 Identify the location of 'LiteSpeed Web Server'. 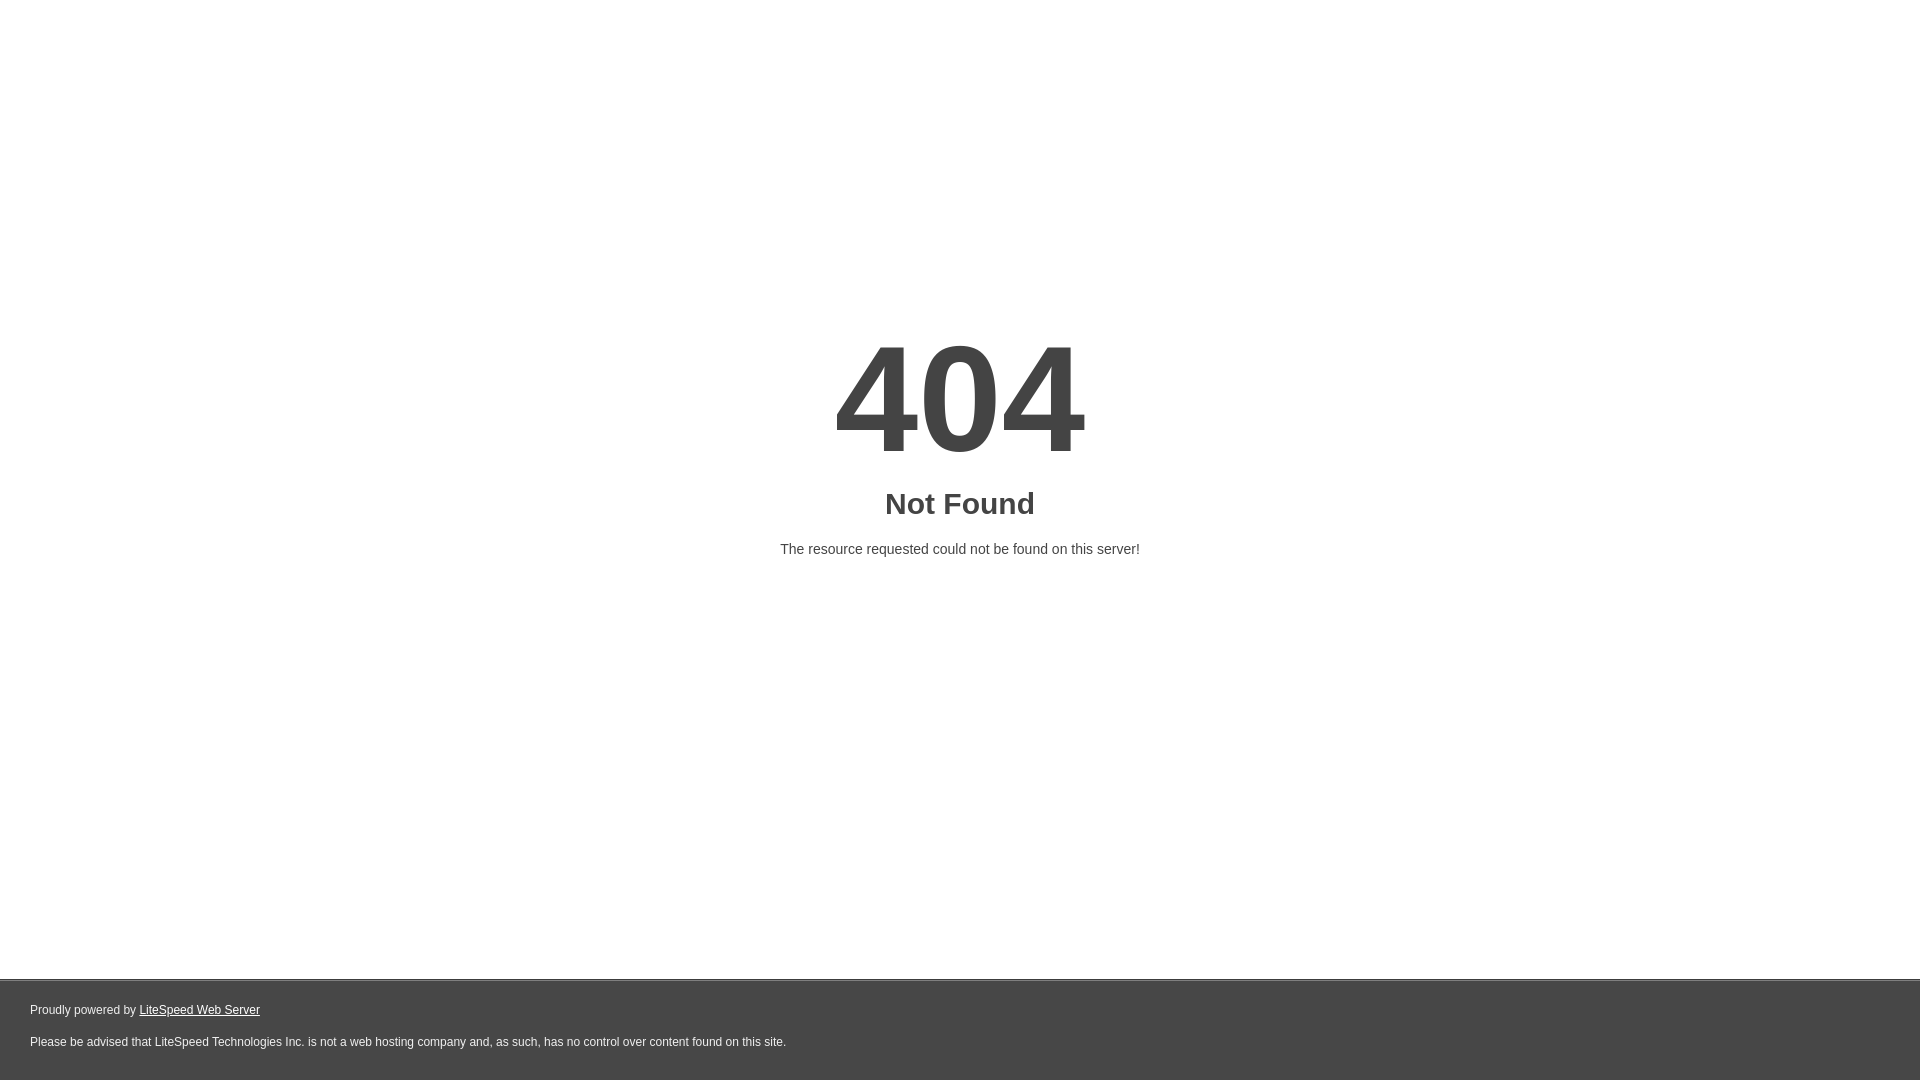
(199, 1010).